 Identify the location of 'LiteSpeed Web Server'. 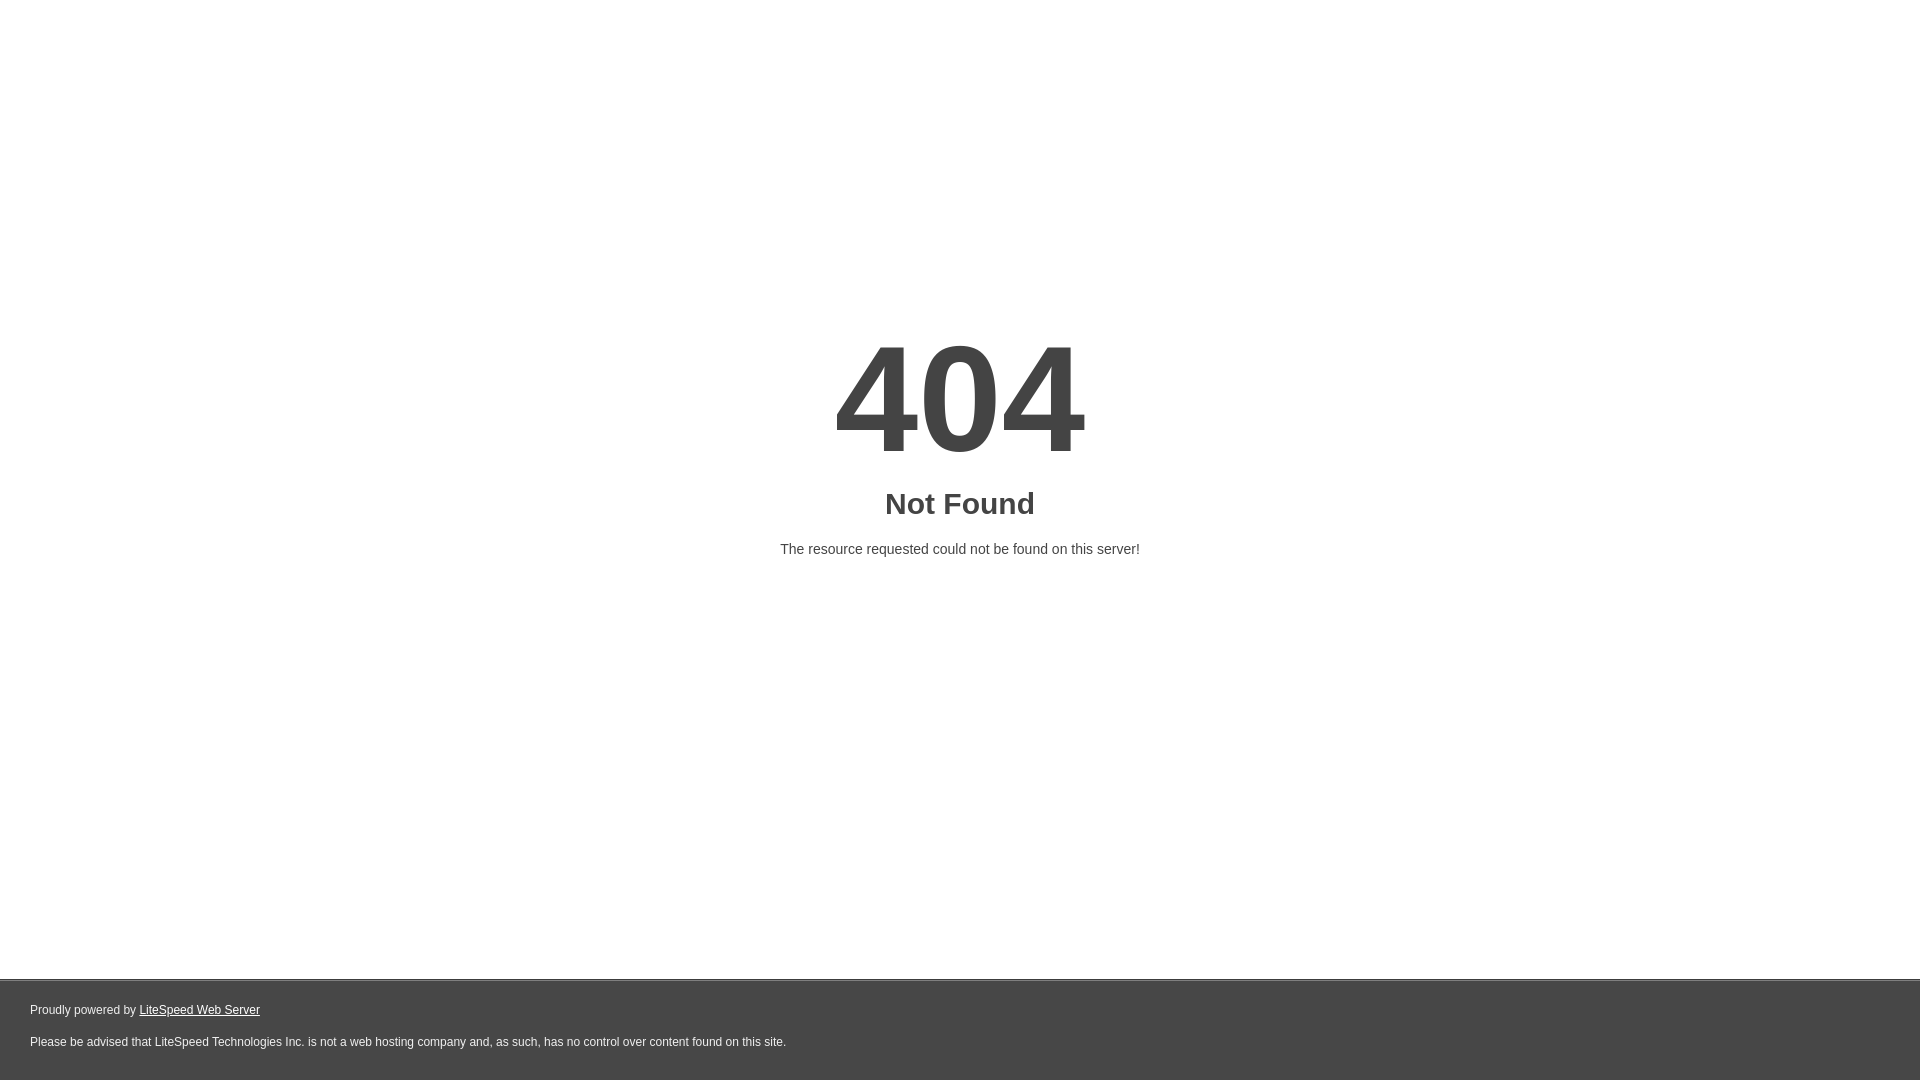
(199, 1010).